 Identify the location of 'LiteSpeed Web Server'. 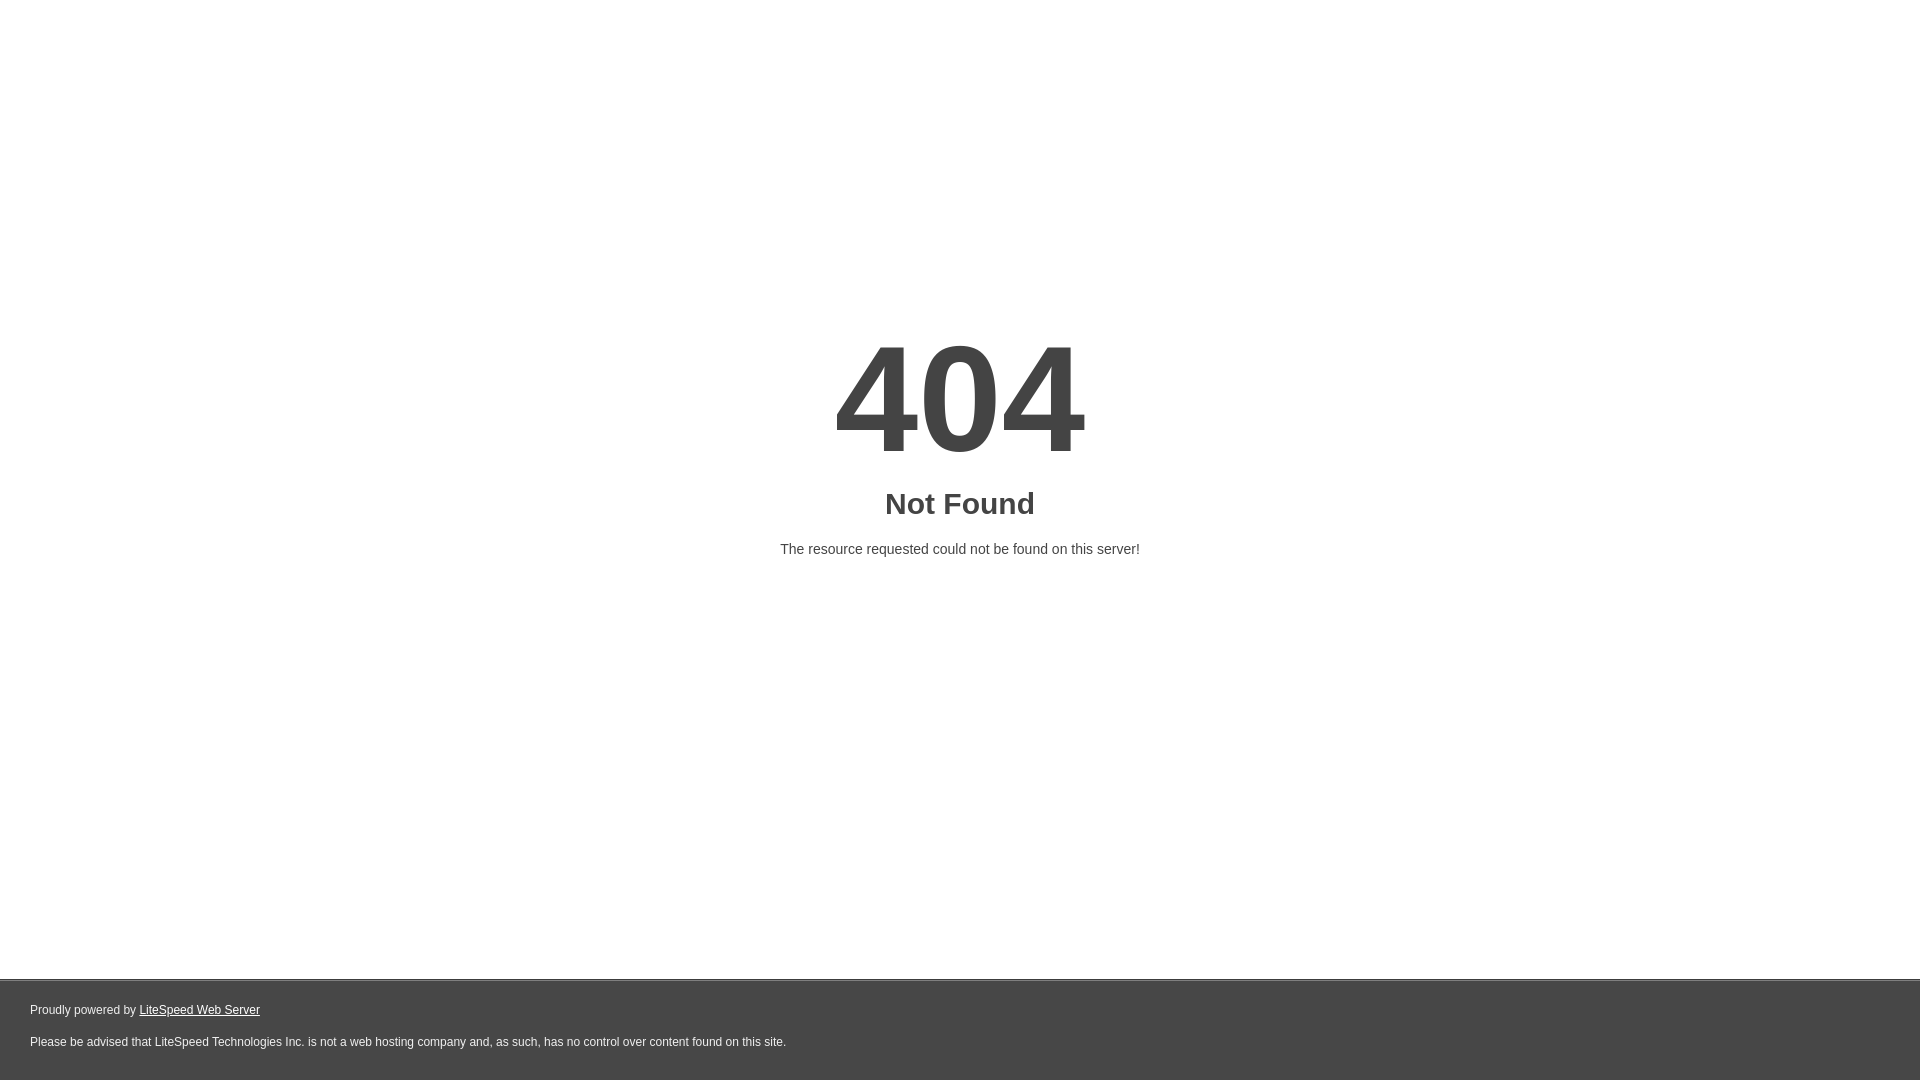
(199, 1010).